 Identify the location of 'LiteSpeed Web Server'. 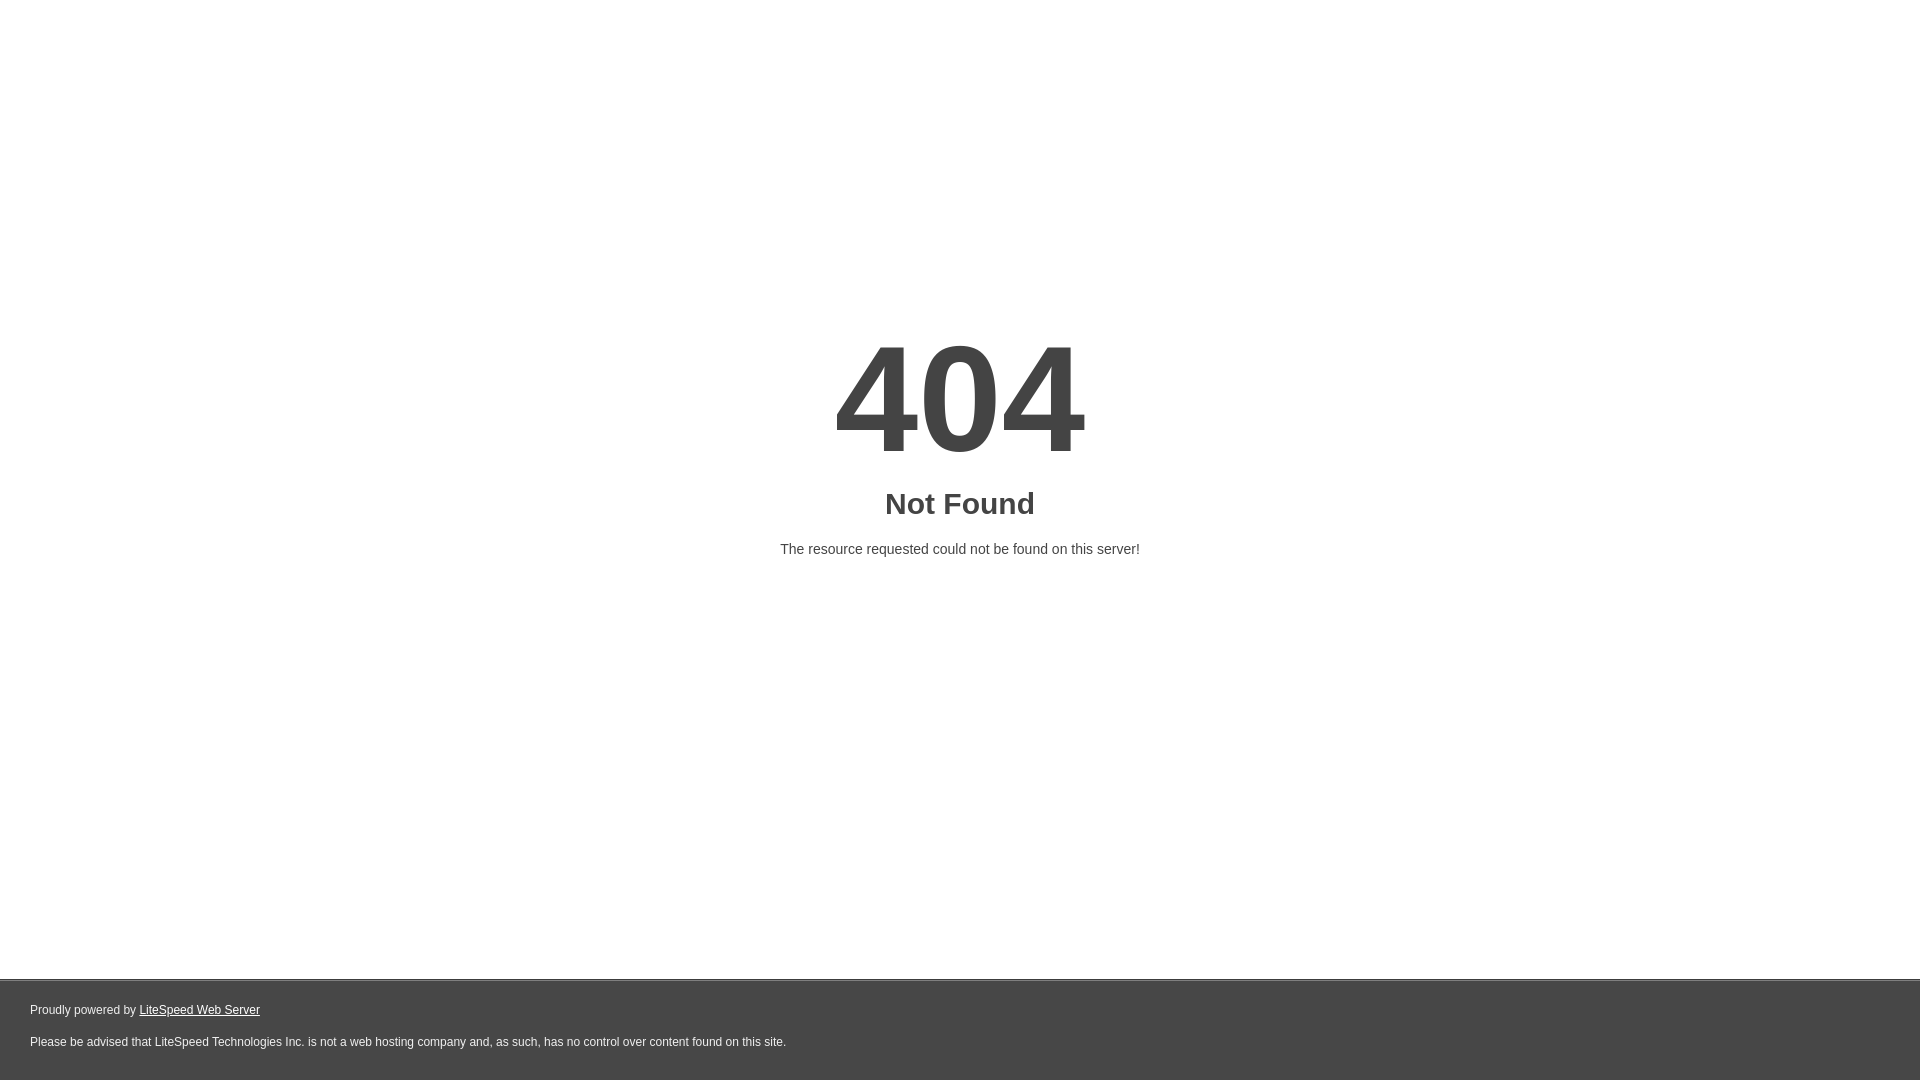
(199, 1010).